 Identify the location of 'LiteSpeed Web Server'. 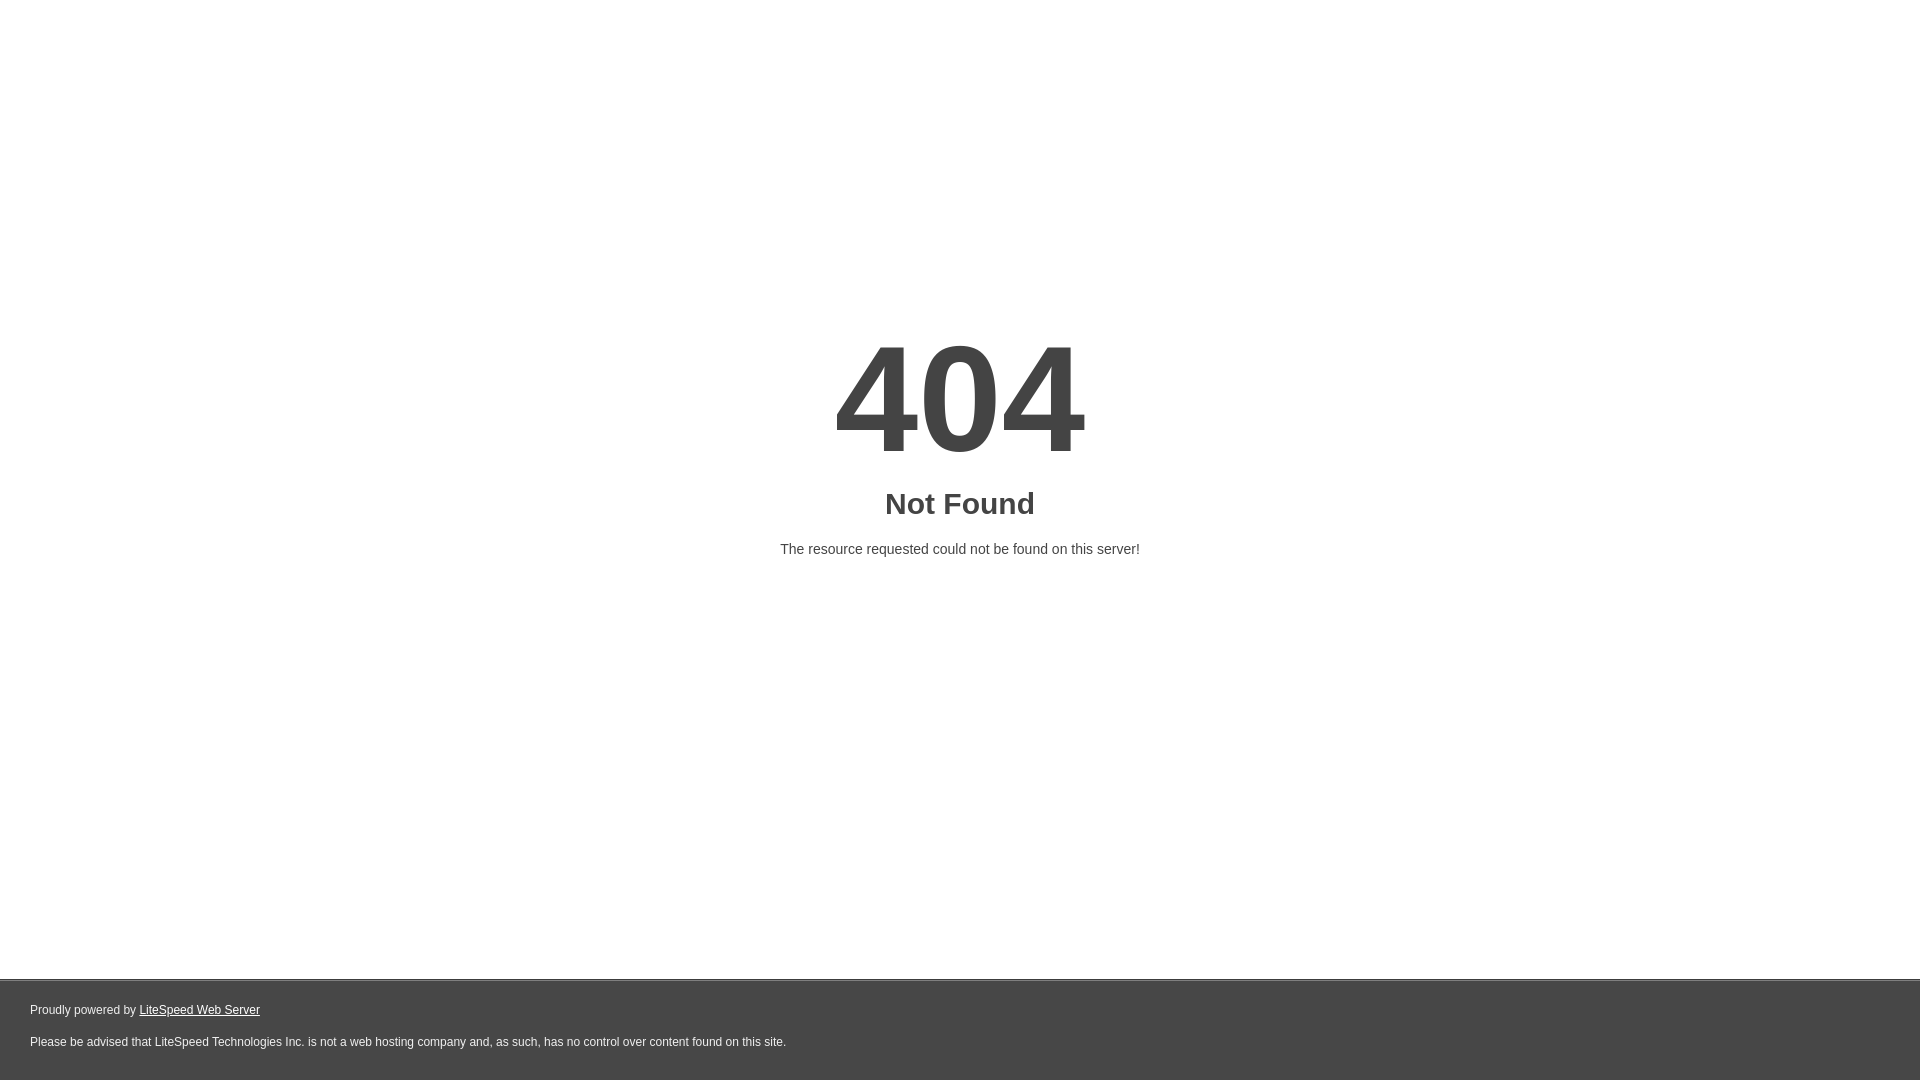
(199, 1010).